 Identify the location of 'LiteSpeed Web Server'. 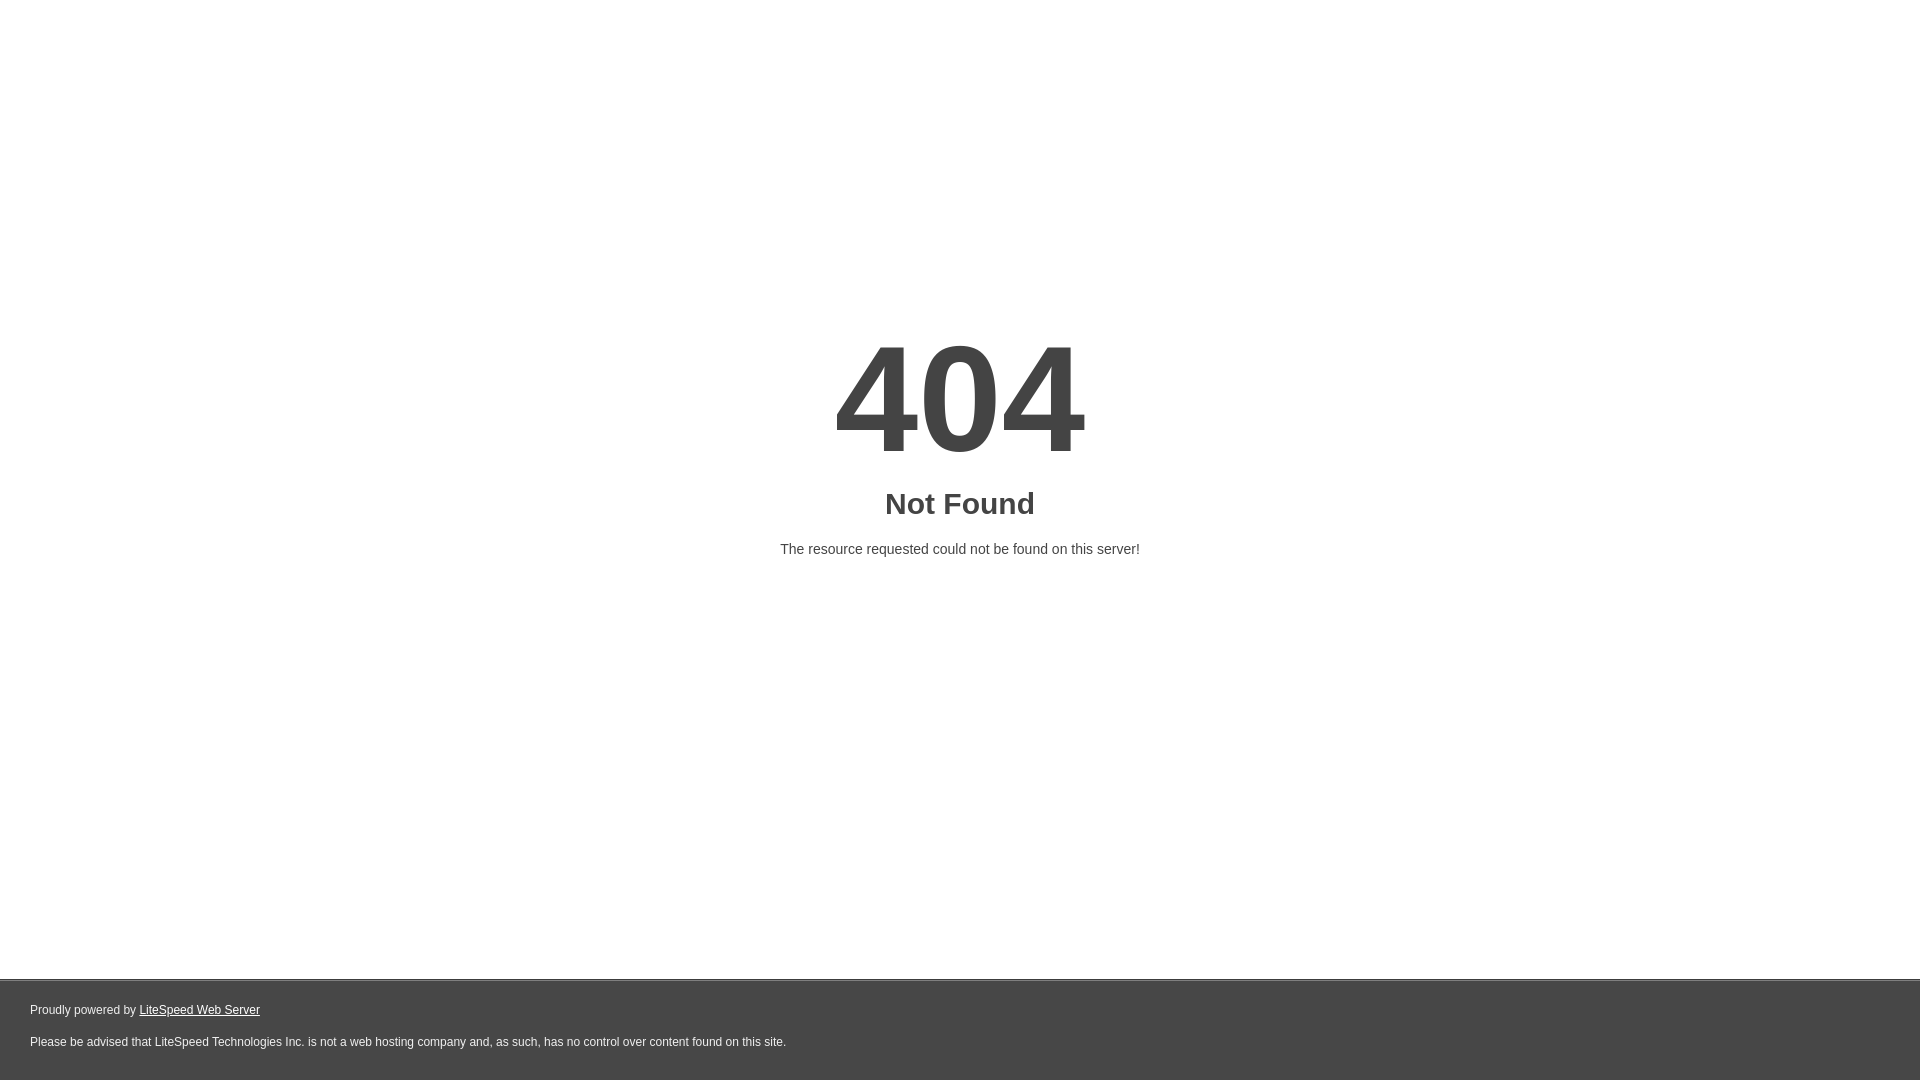
(199, 1010).